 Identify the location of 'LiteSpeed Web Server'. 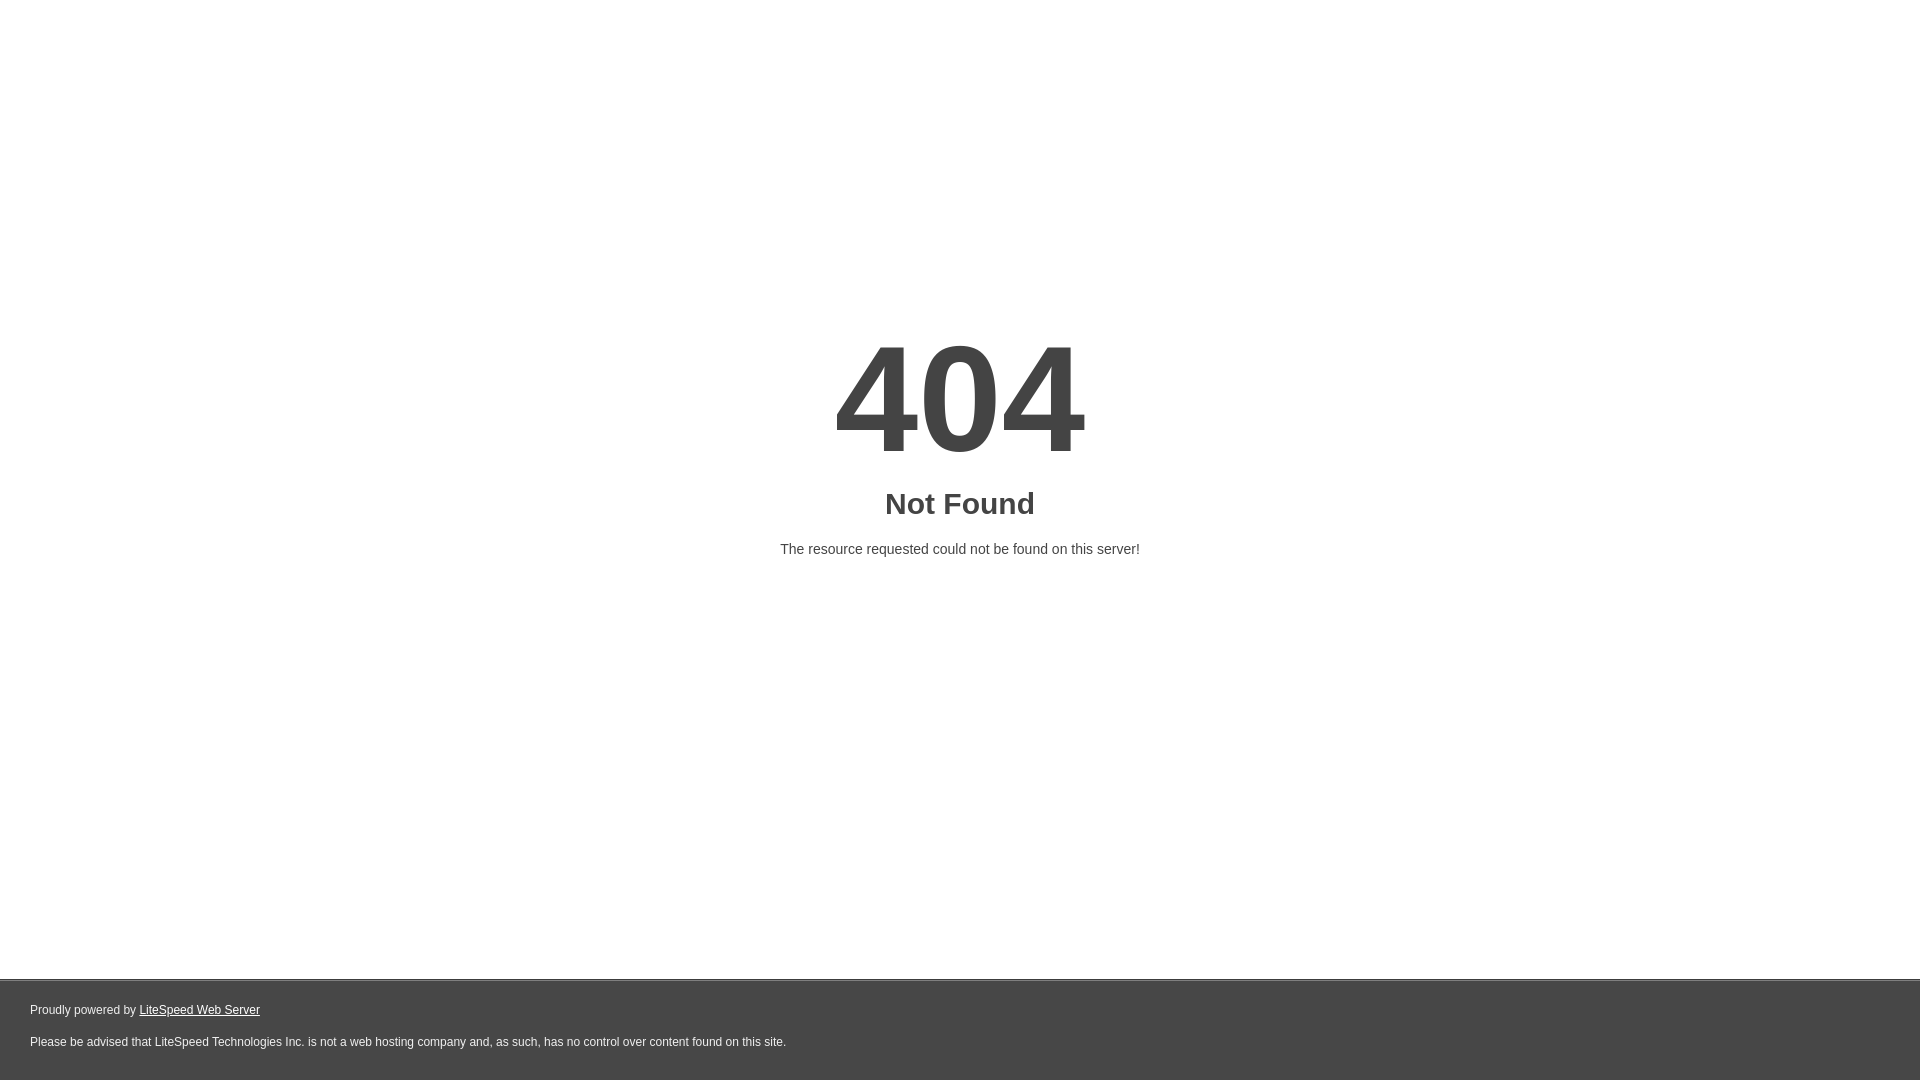
(199, 1010).